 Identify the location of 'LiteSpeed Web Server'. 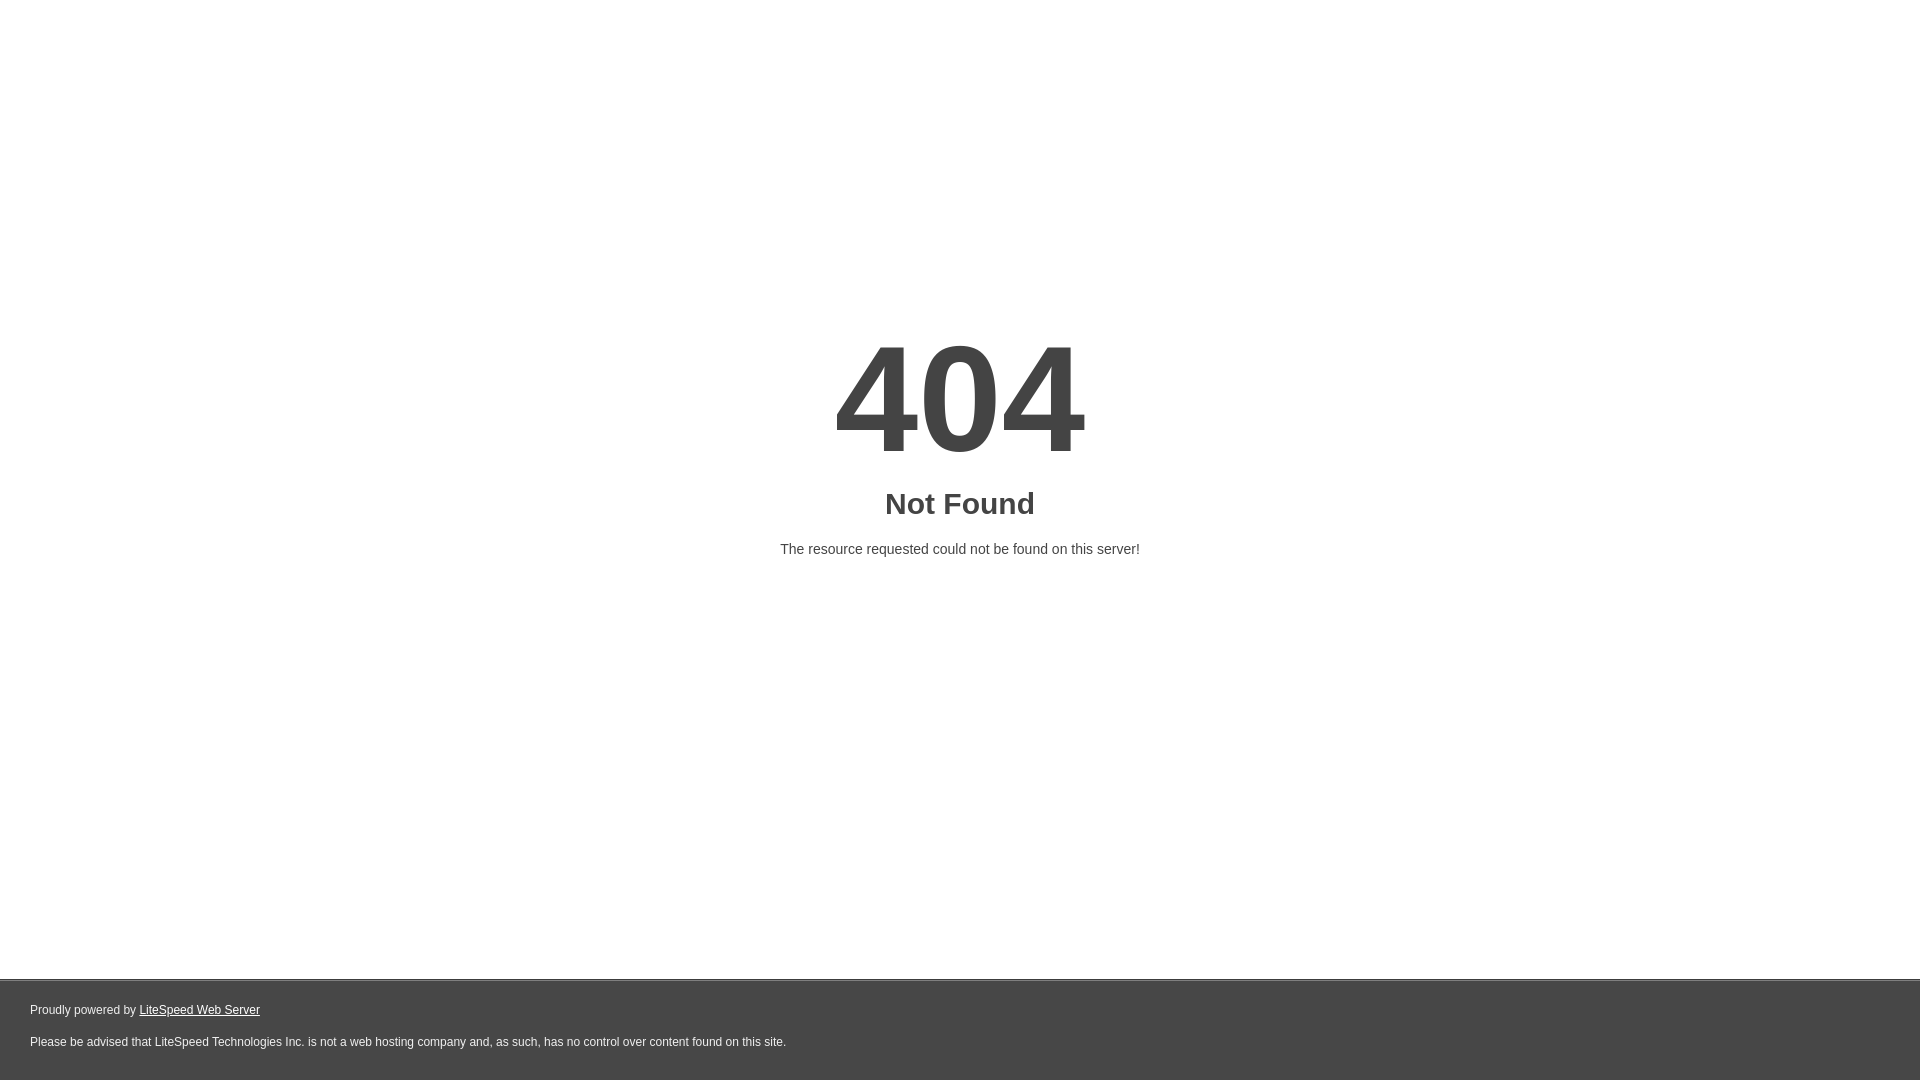
(199, 1010).